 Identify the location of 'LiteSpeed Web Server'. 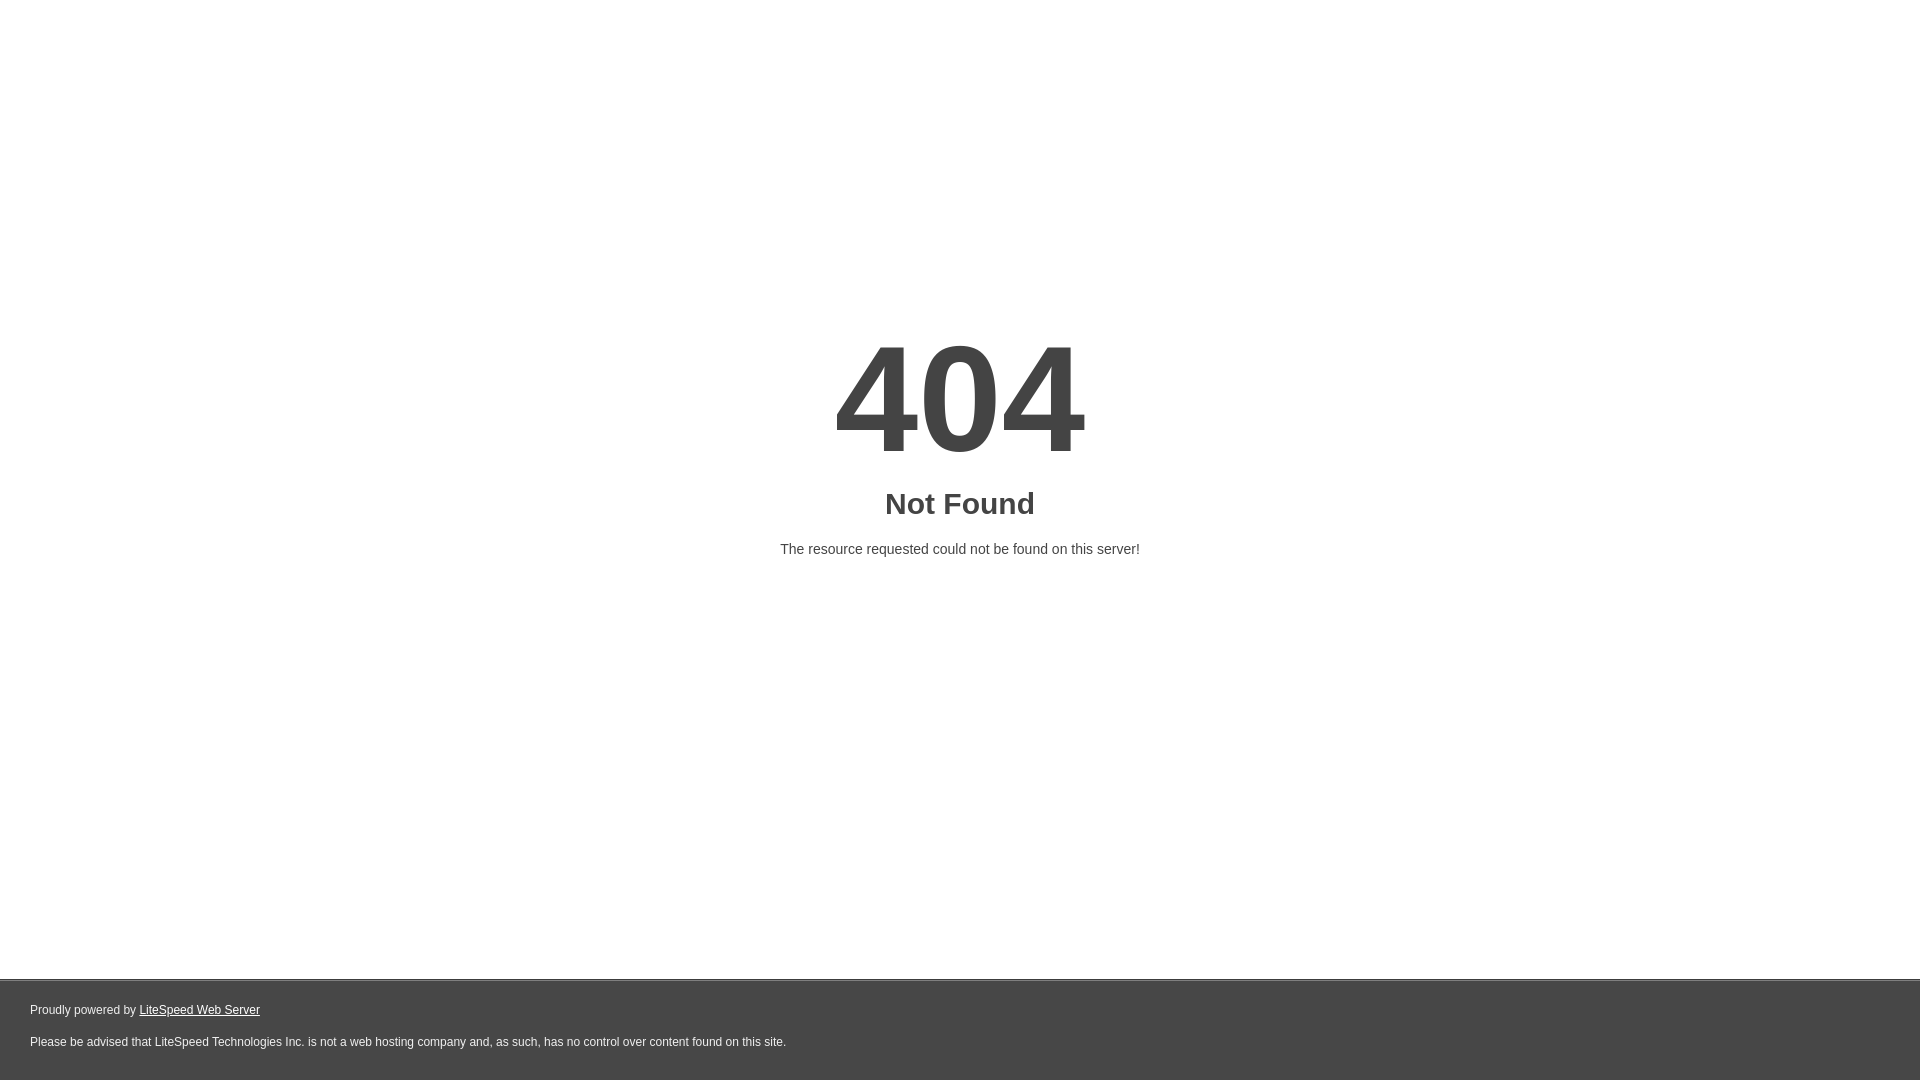
(199, 1010).